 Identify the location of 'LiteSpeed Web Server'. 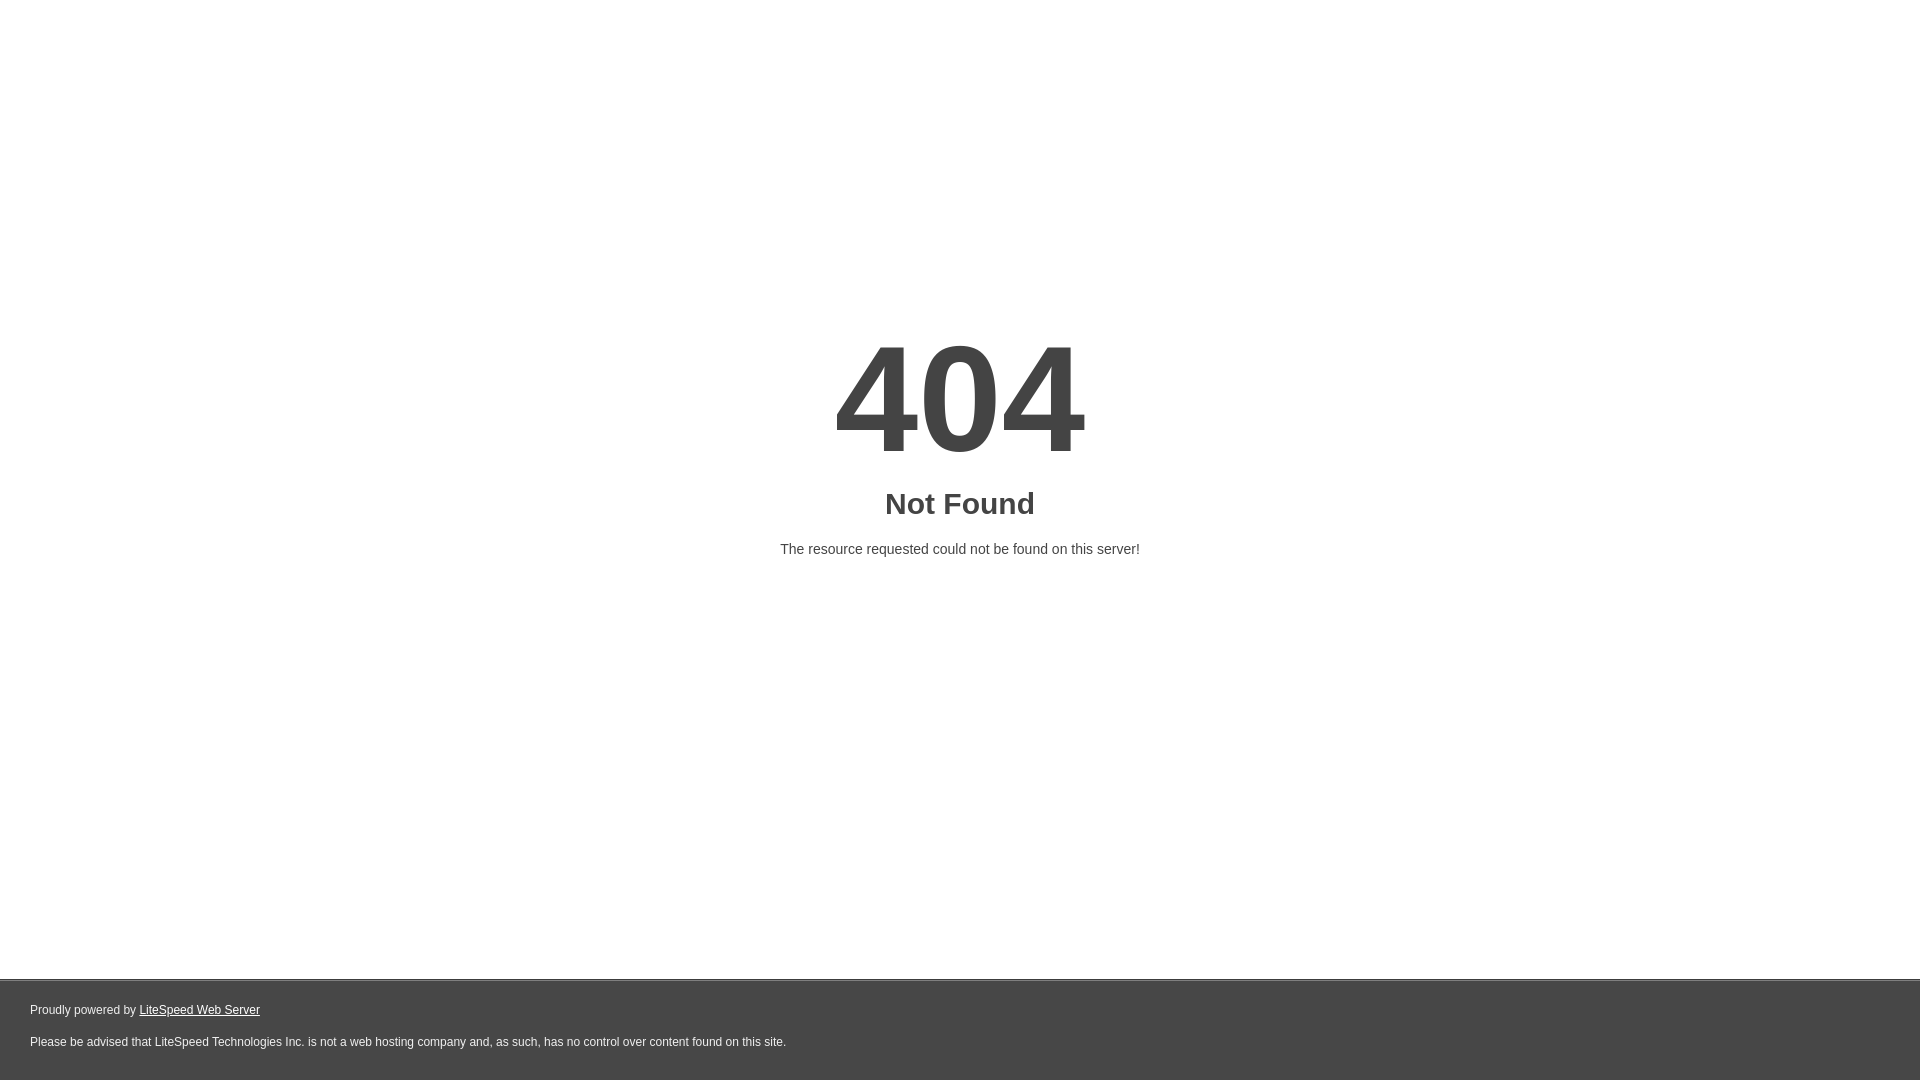
(199, 1010).